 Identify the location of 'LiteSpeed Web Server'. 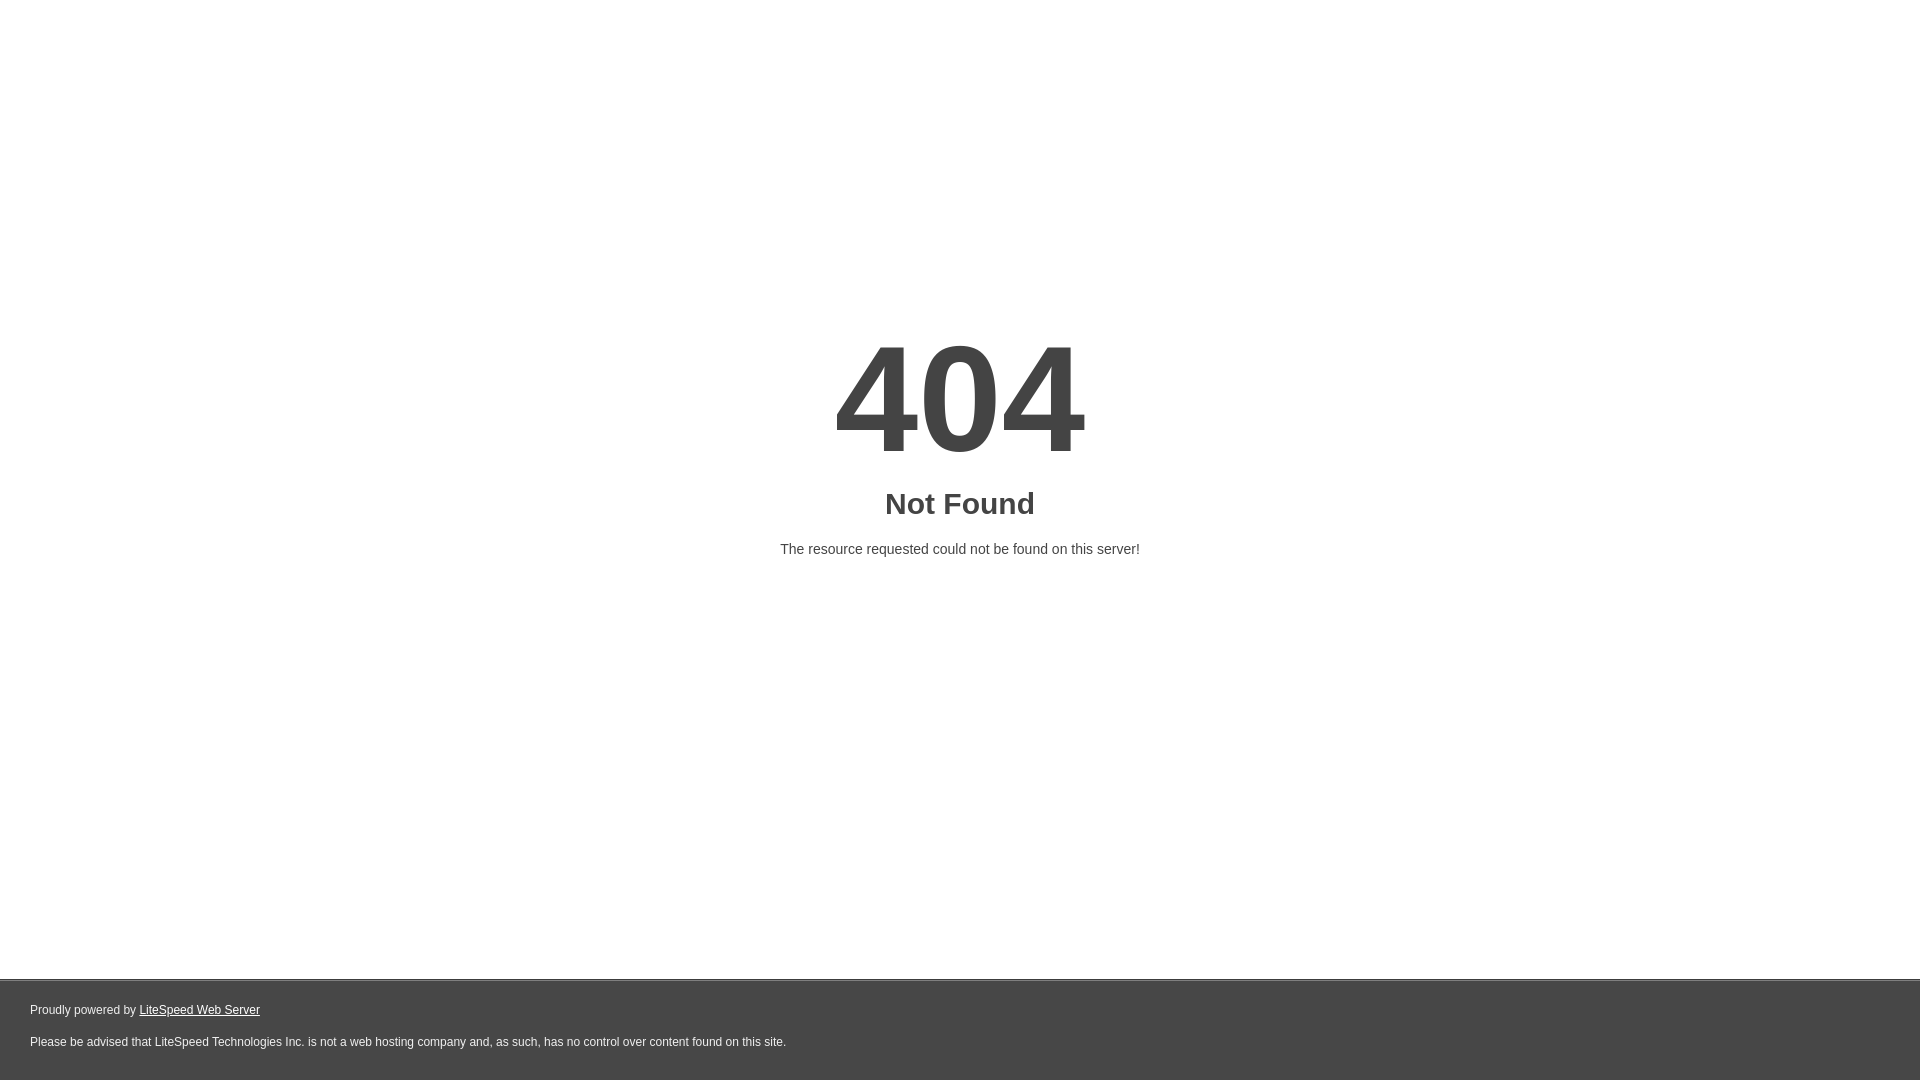
(199, 1010).